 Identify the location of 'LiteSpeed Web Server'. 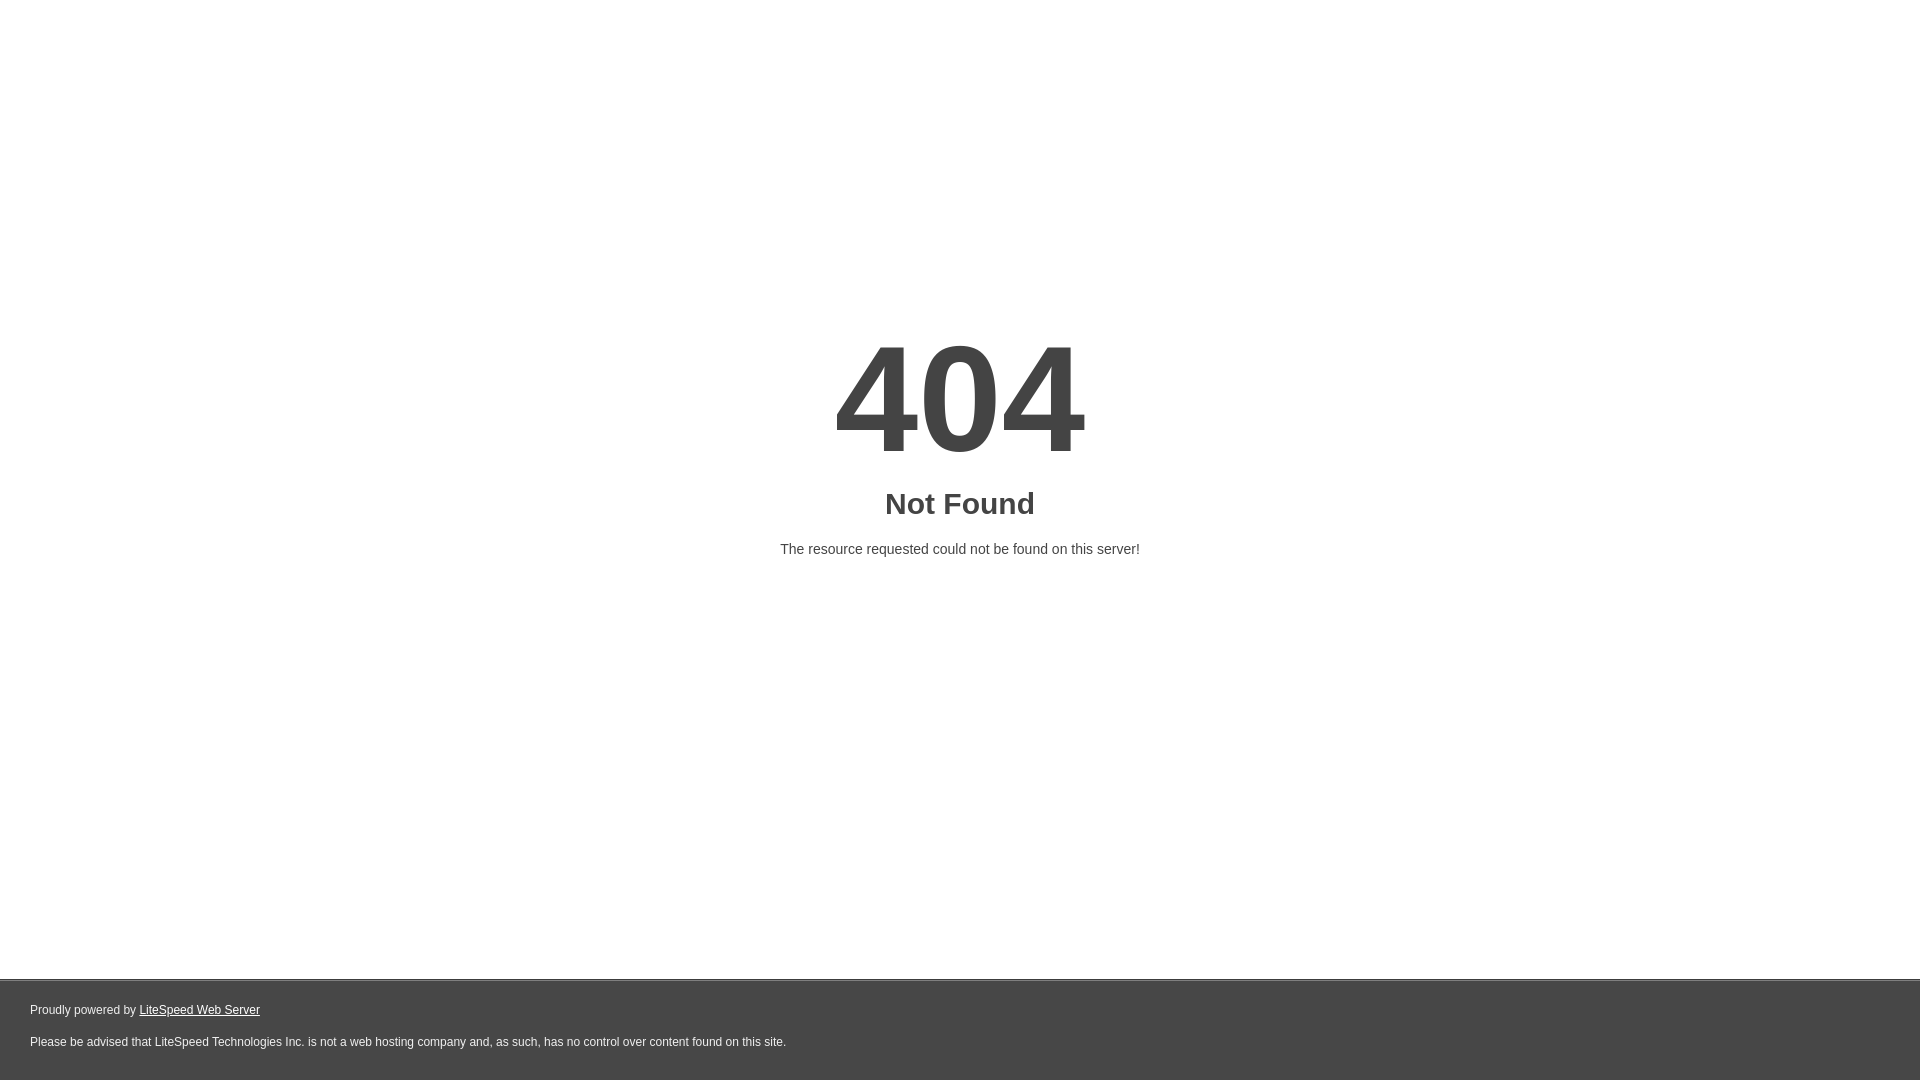
(199, 1010).